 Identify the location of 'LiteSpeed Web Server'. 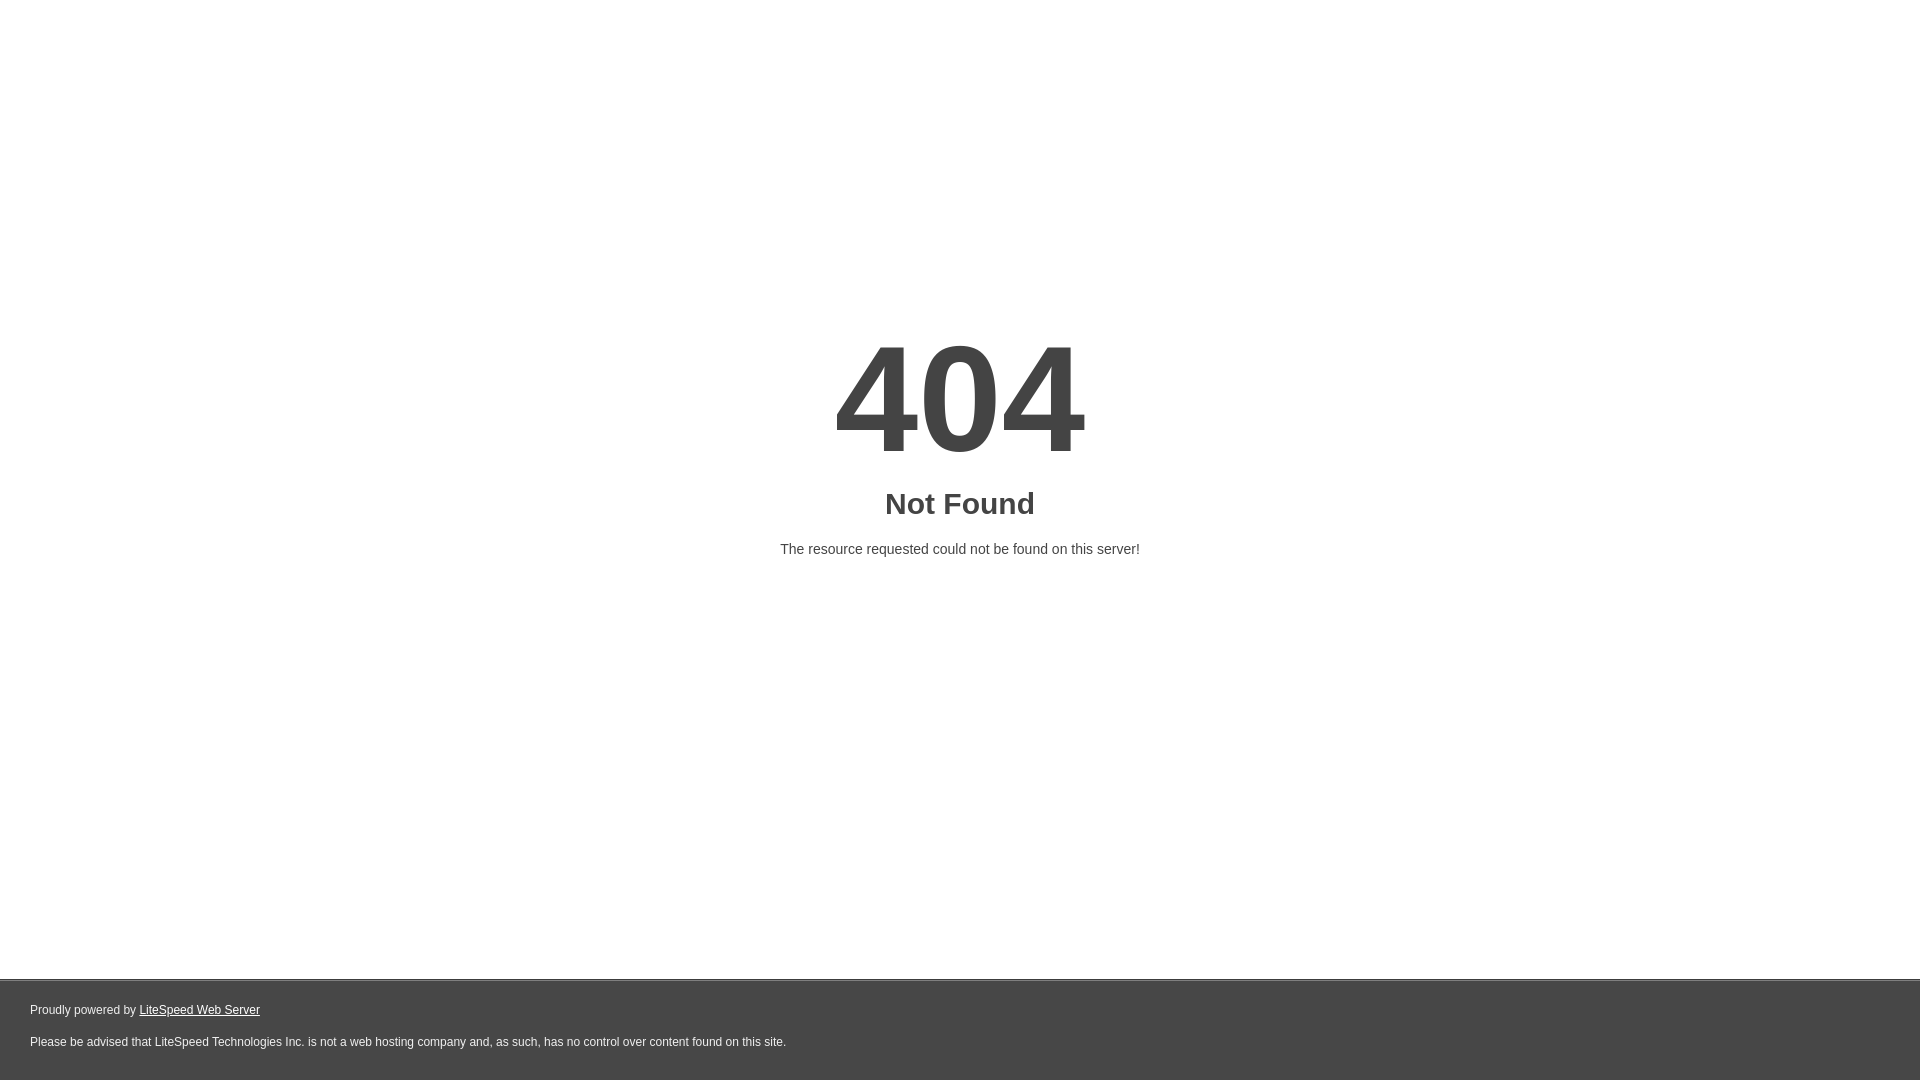
(199, 1010).